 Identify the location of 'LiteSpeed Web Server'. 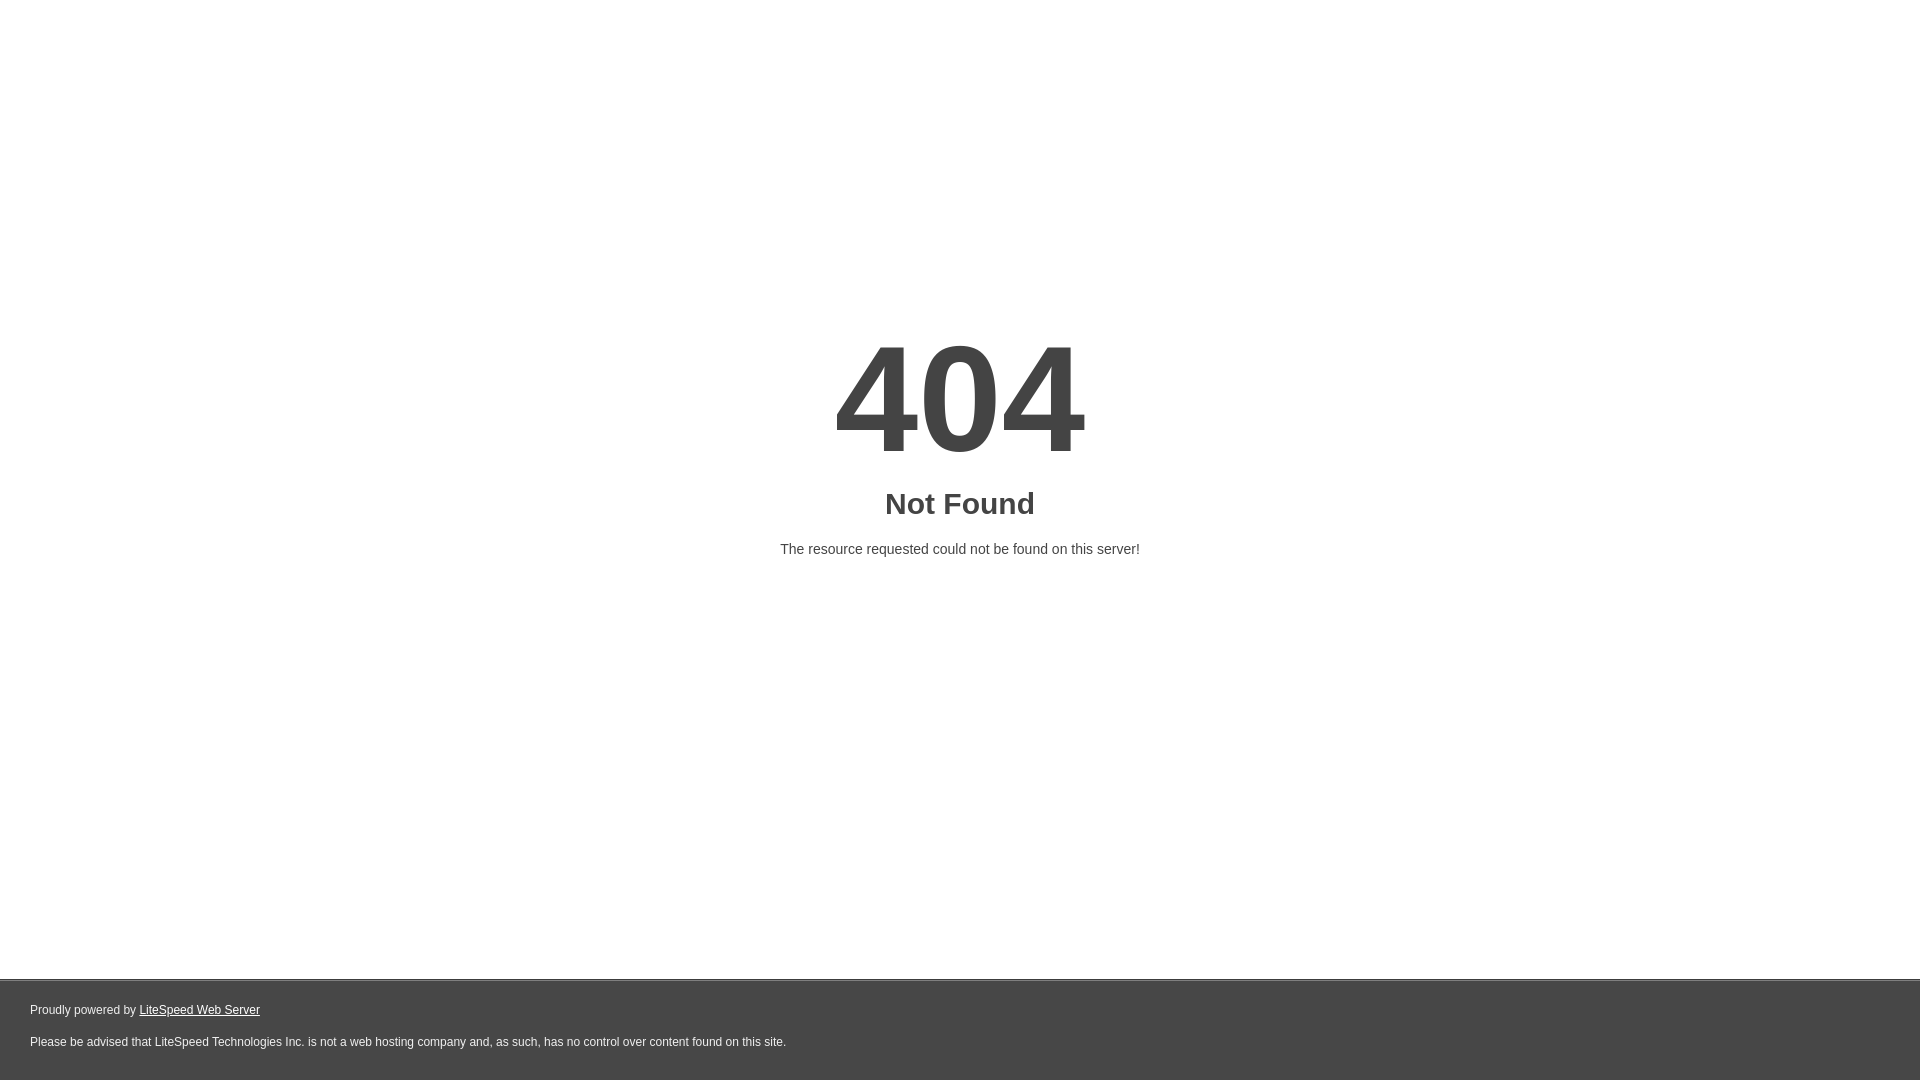
(199, 1010).